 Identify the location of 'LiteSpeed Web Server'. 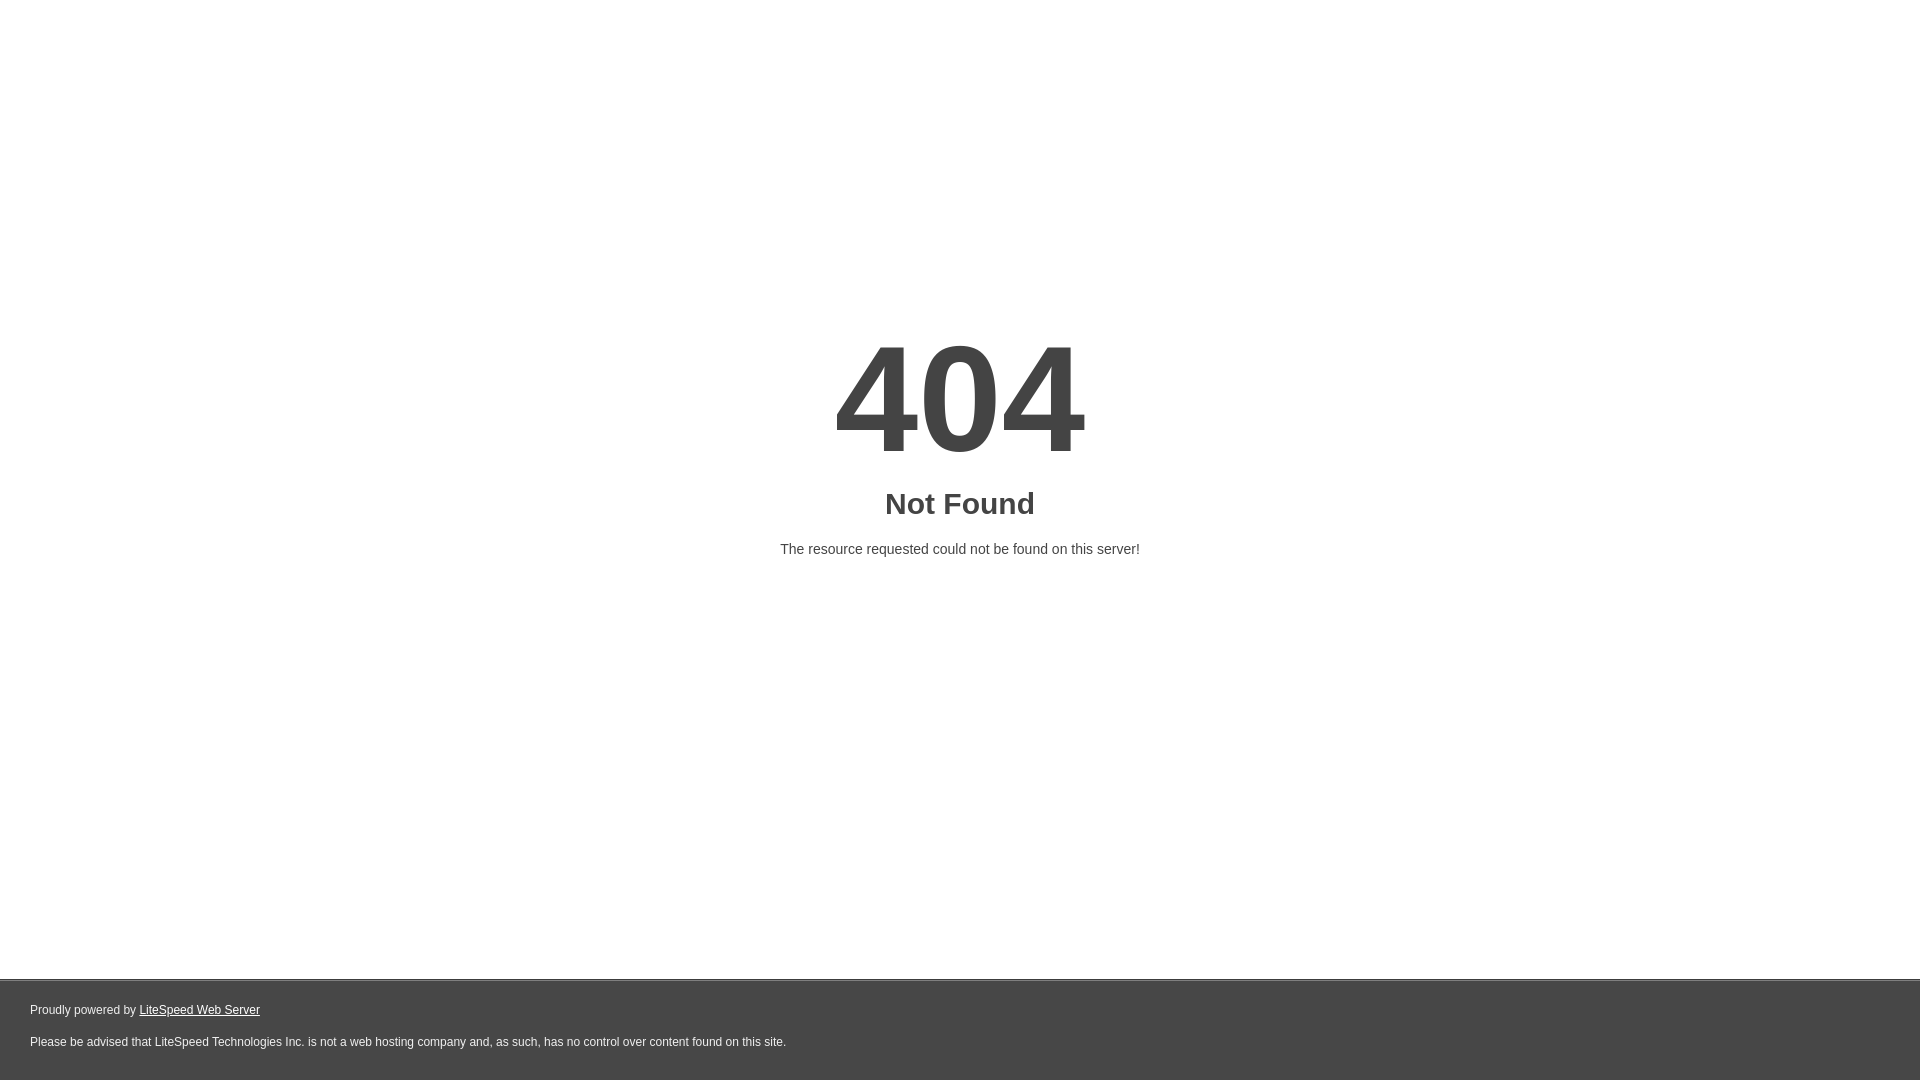
(199, 1010).